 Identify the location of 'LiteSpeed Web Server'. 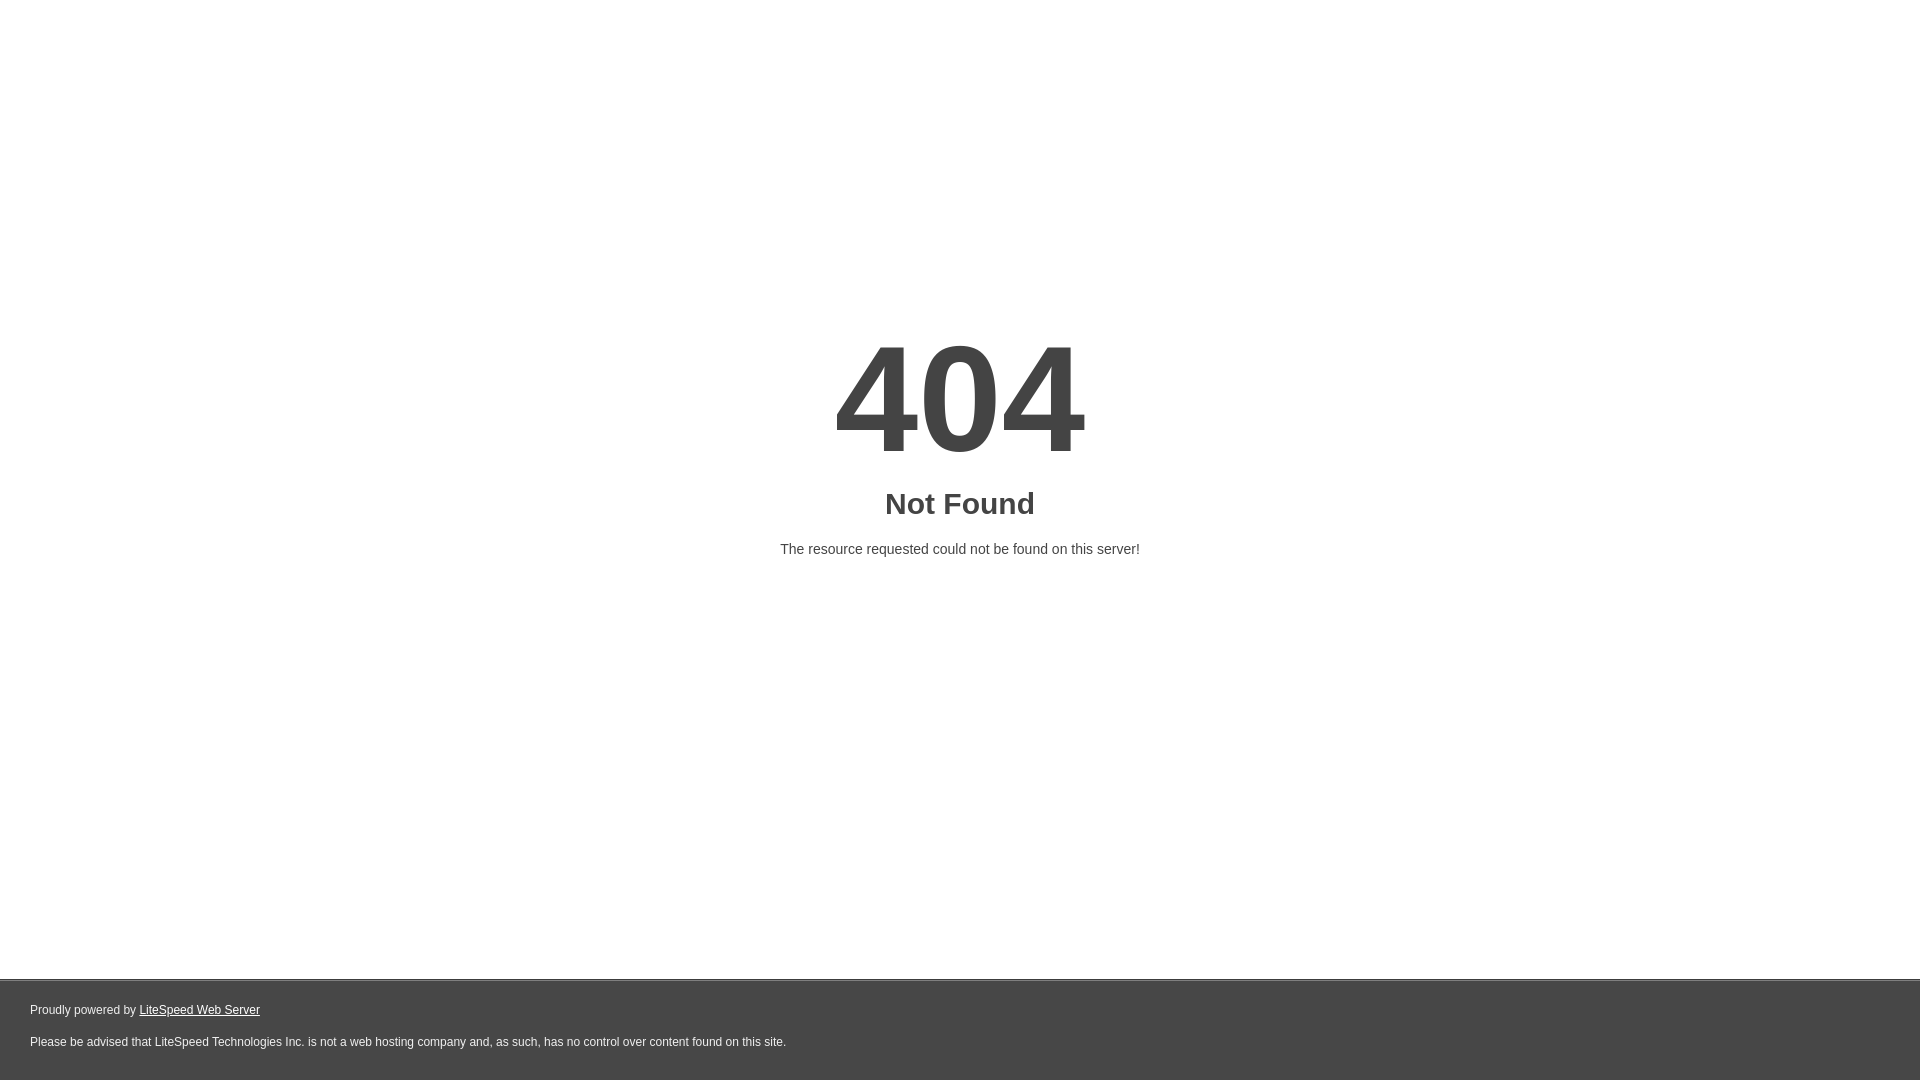
(199, 1010).